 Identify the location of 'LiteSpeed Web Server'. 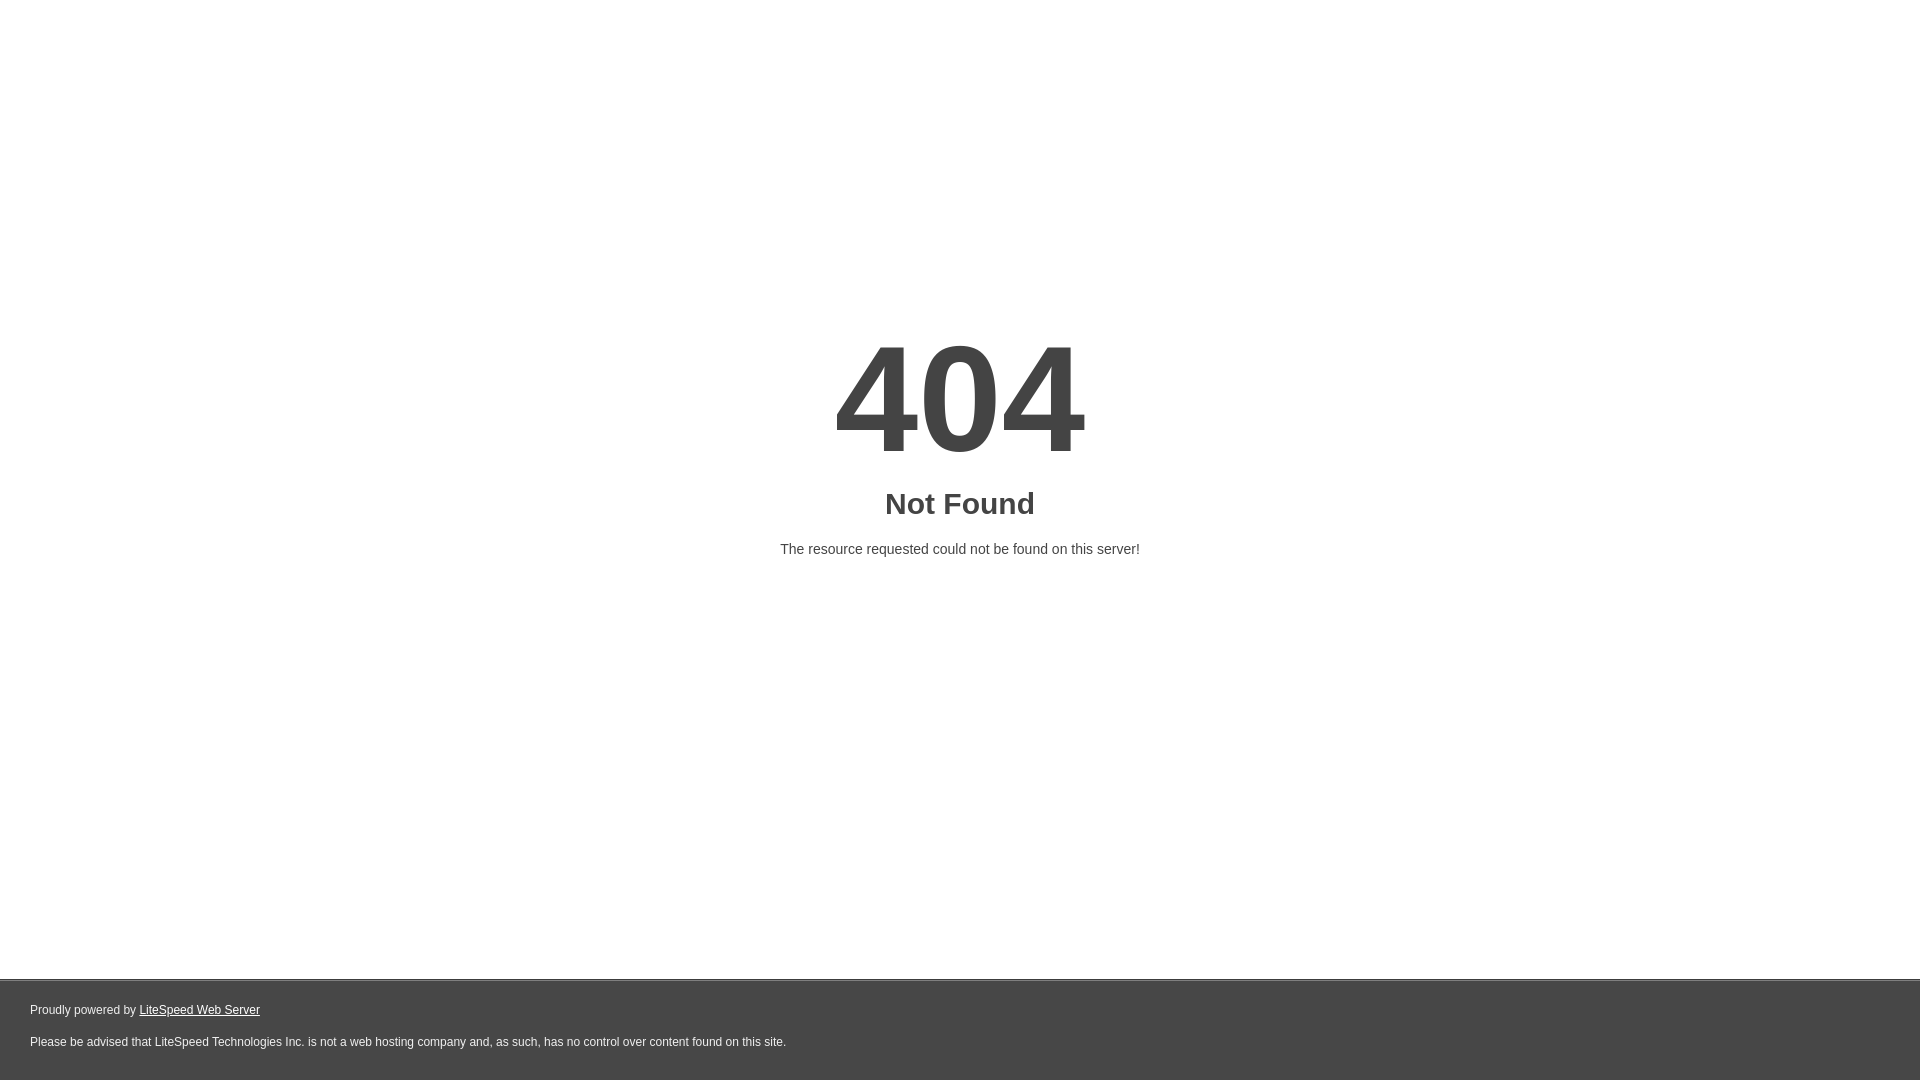
(199, 1010).